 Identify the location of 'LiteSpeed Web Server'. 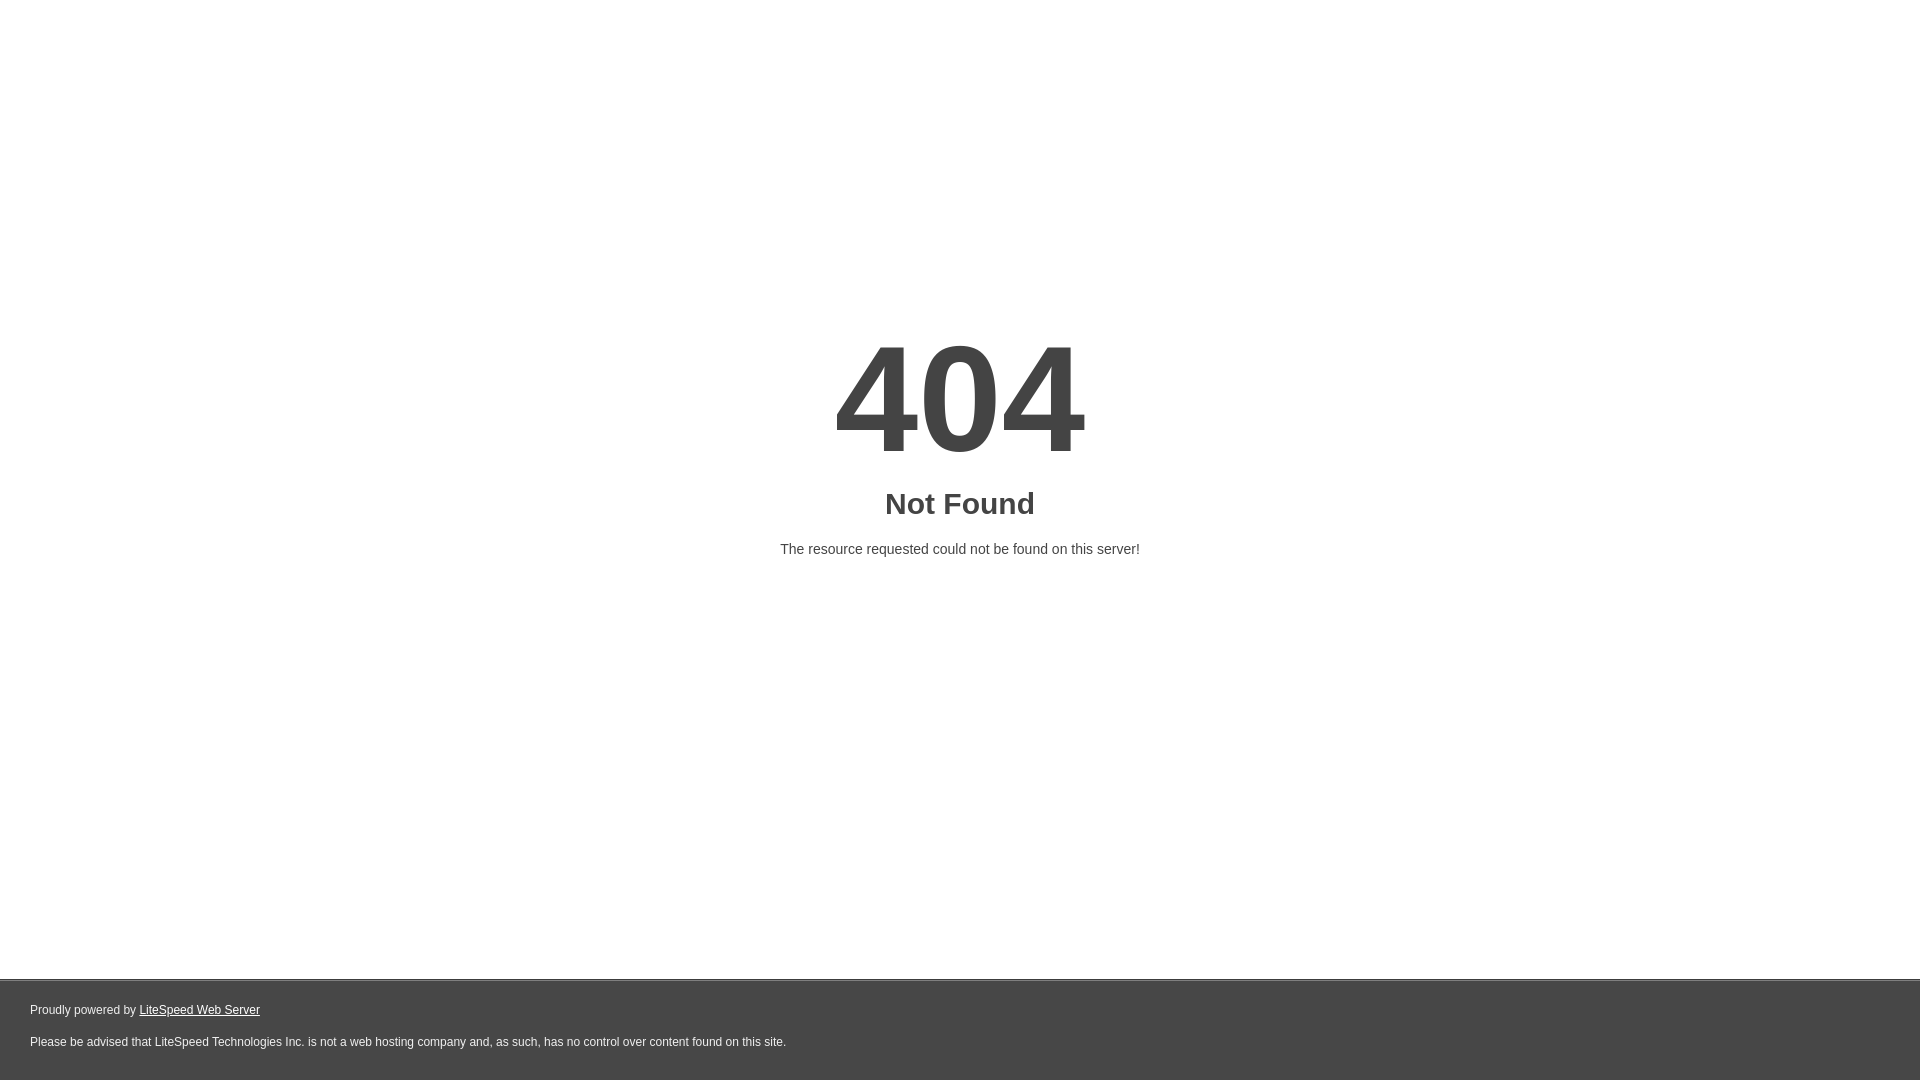
(199, 1010).